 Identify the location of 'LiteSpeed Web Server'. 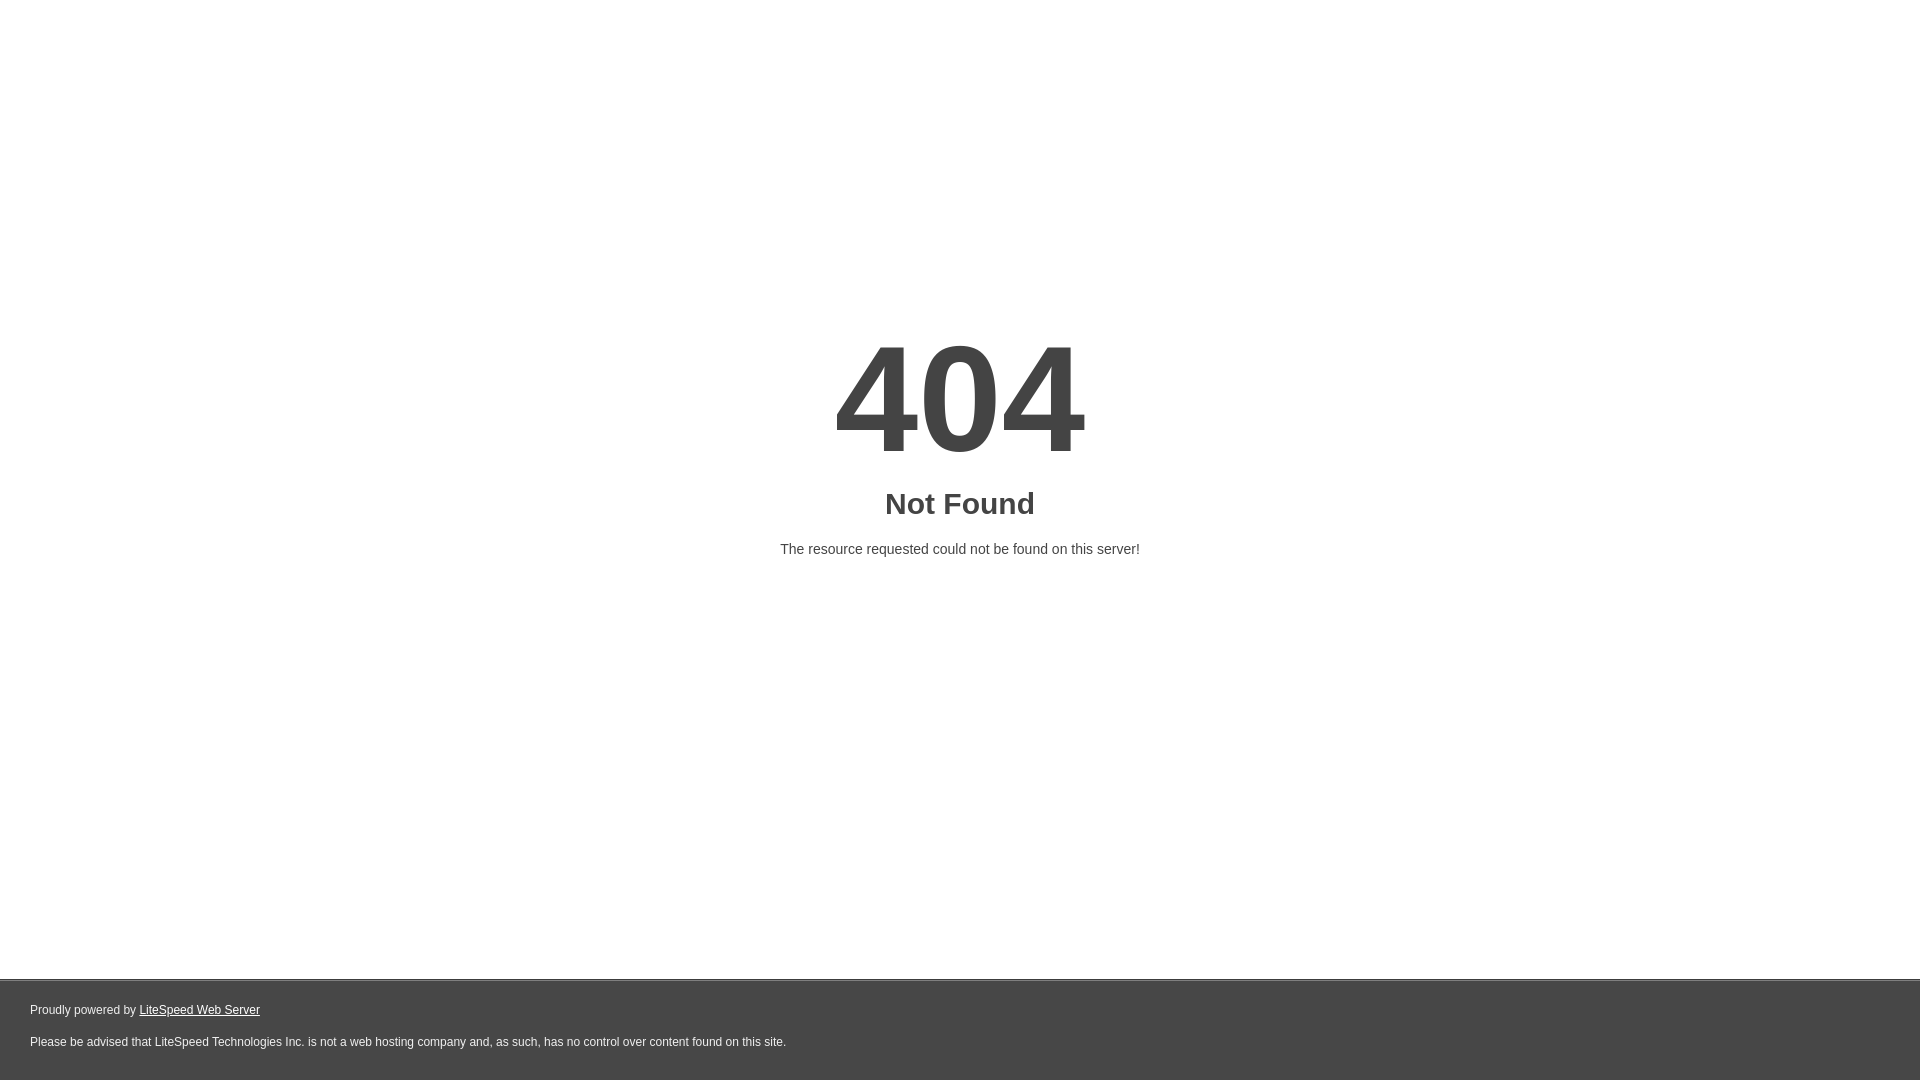
(199, 1010).